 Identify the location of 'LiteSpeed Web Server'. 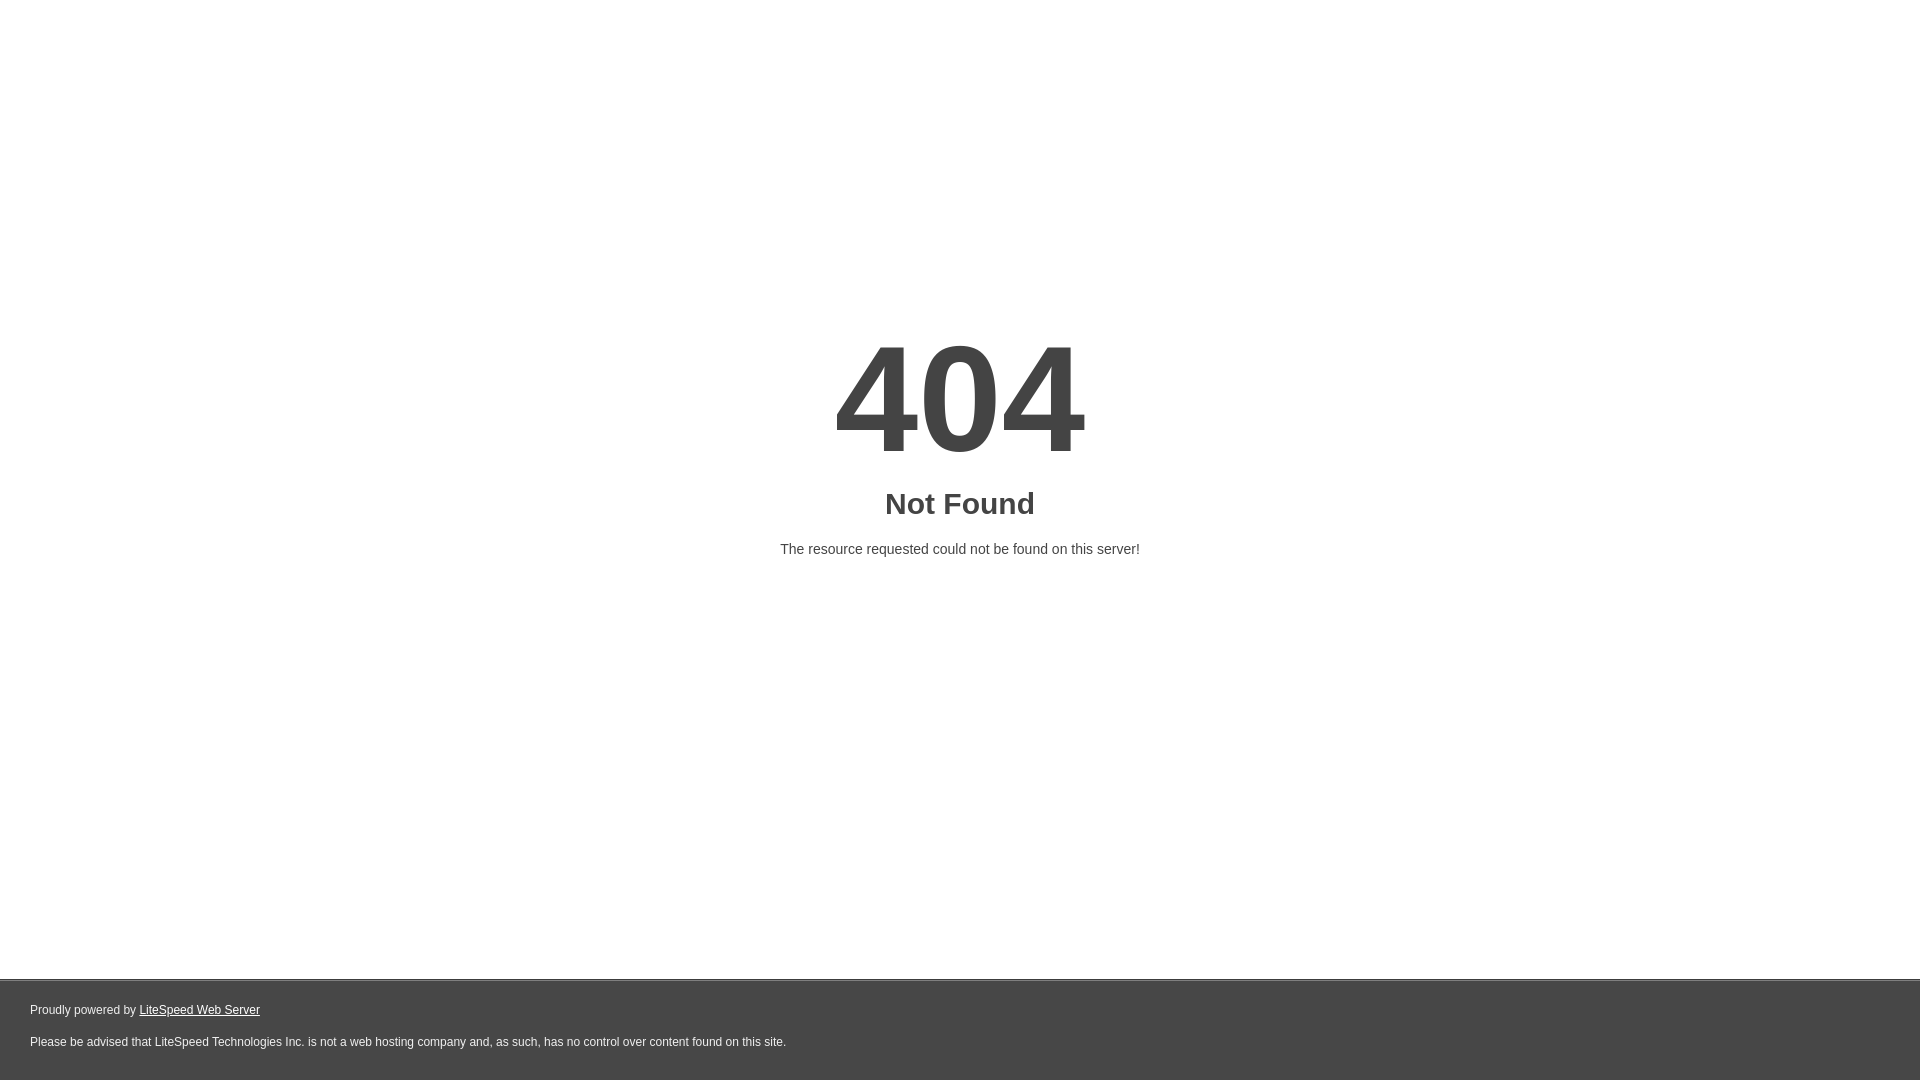
(199, 1010).